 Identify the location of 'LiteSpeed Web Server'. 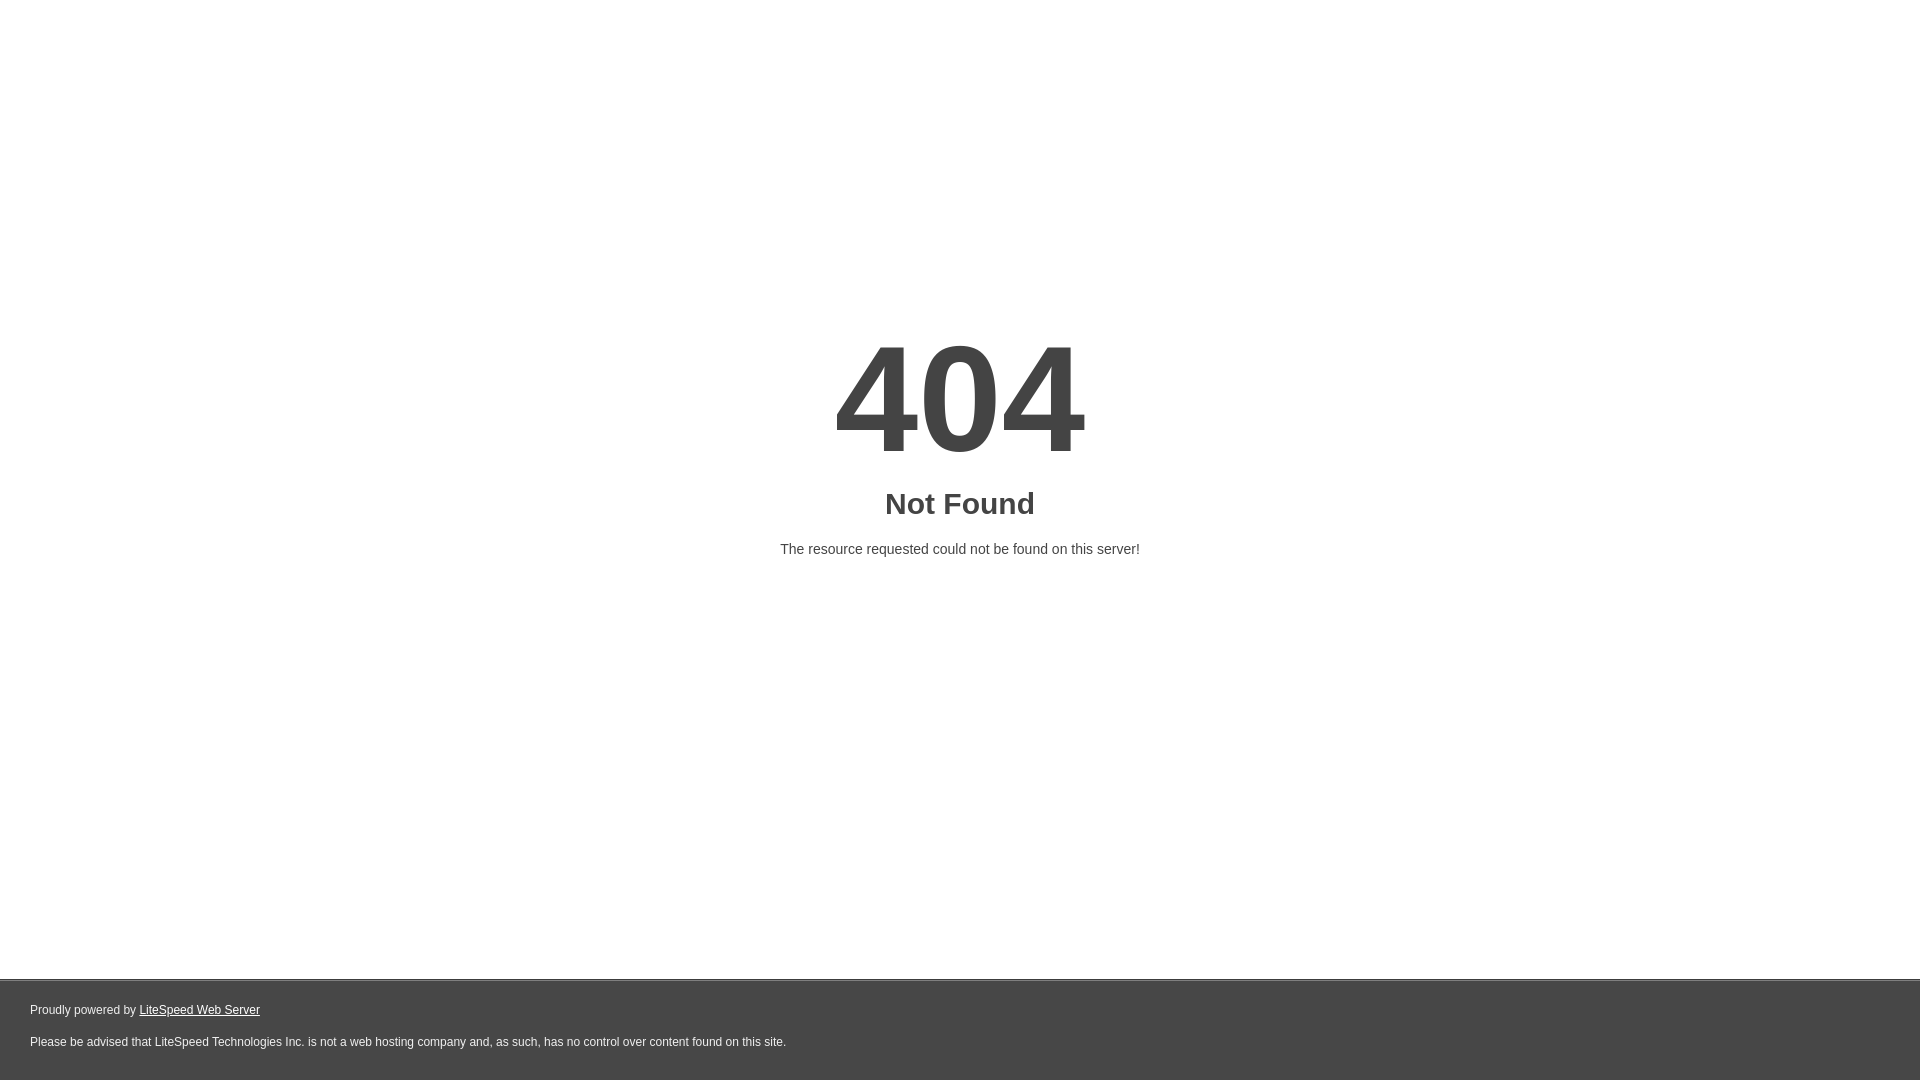
(199, 1010).